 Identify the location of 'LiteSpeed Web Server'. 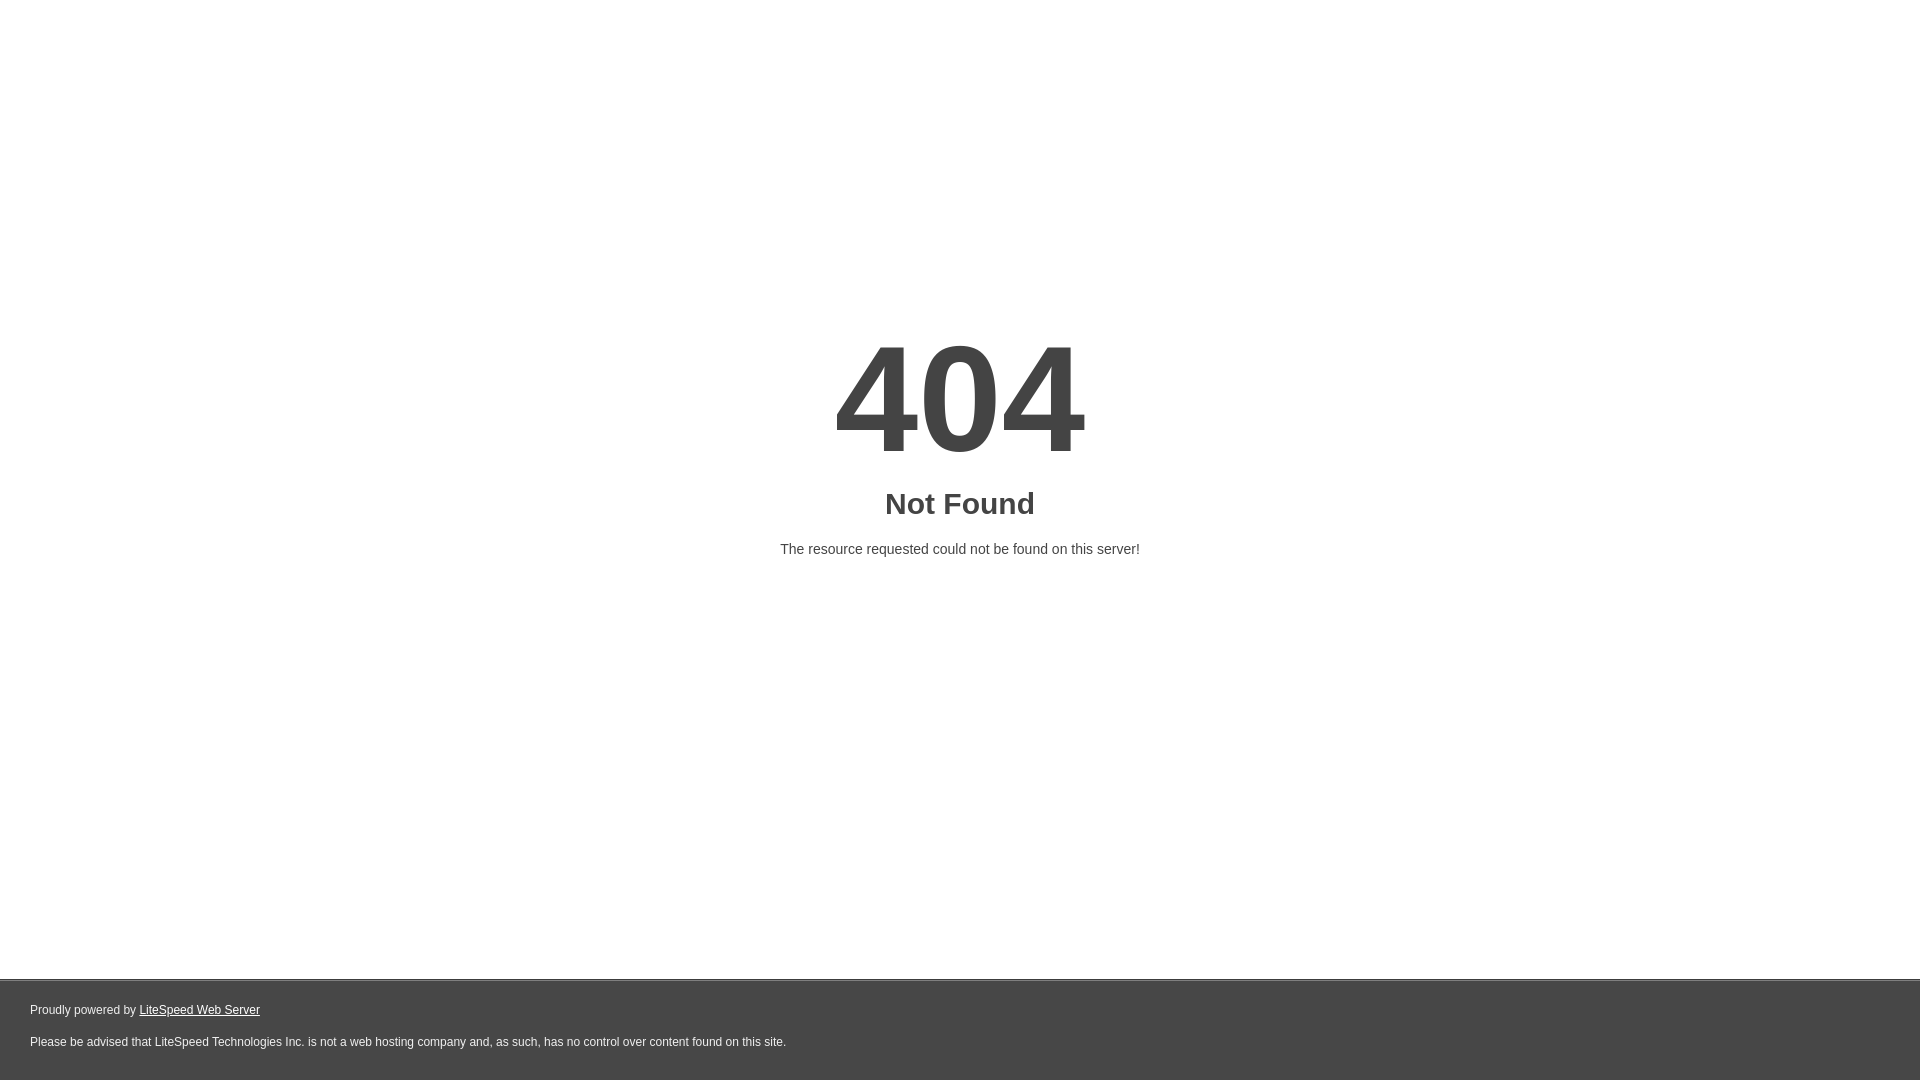
(199, 1010).